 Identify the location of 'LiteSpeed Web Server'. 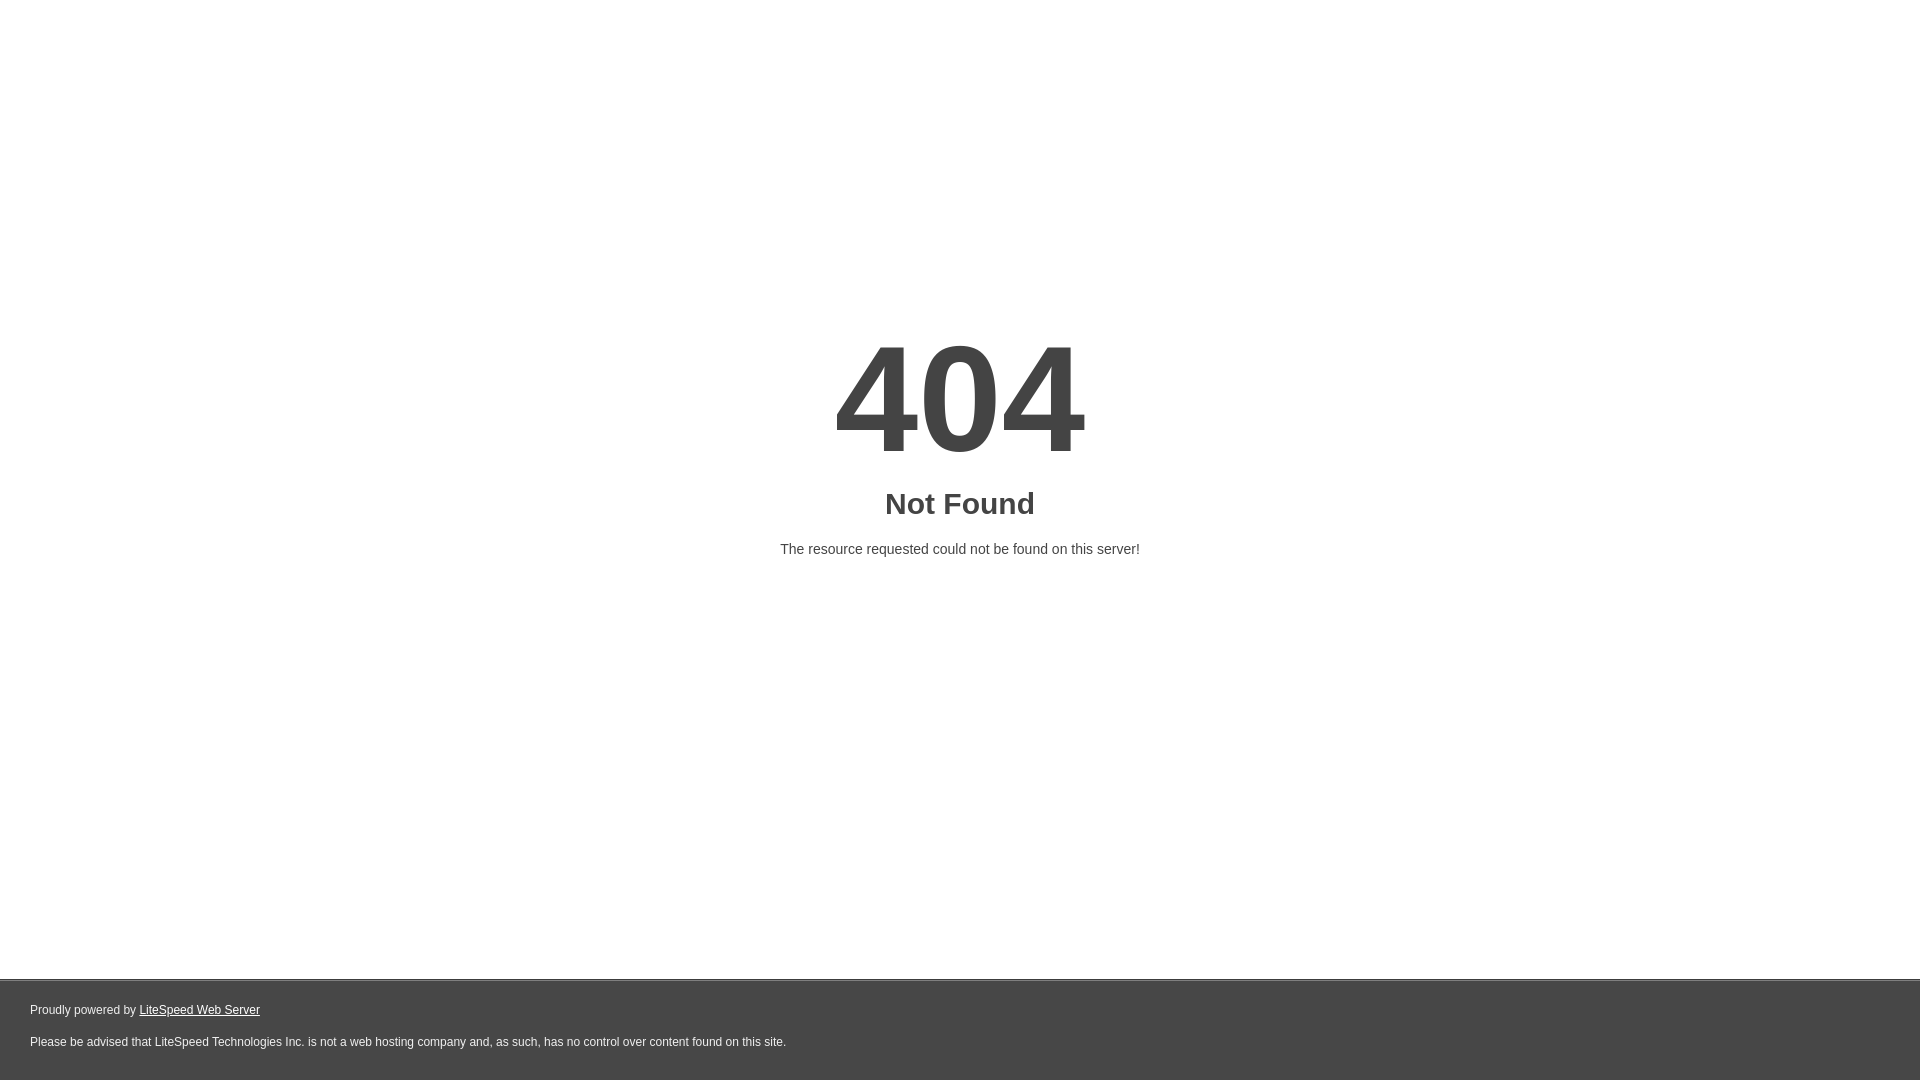
(199, 1010).